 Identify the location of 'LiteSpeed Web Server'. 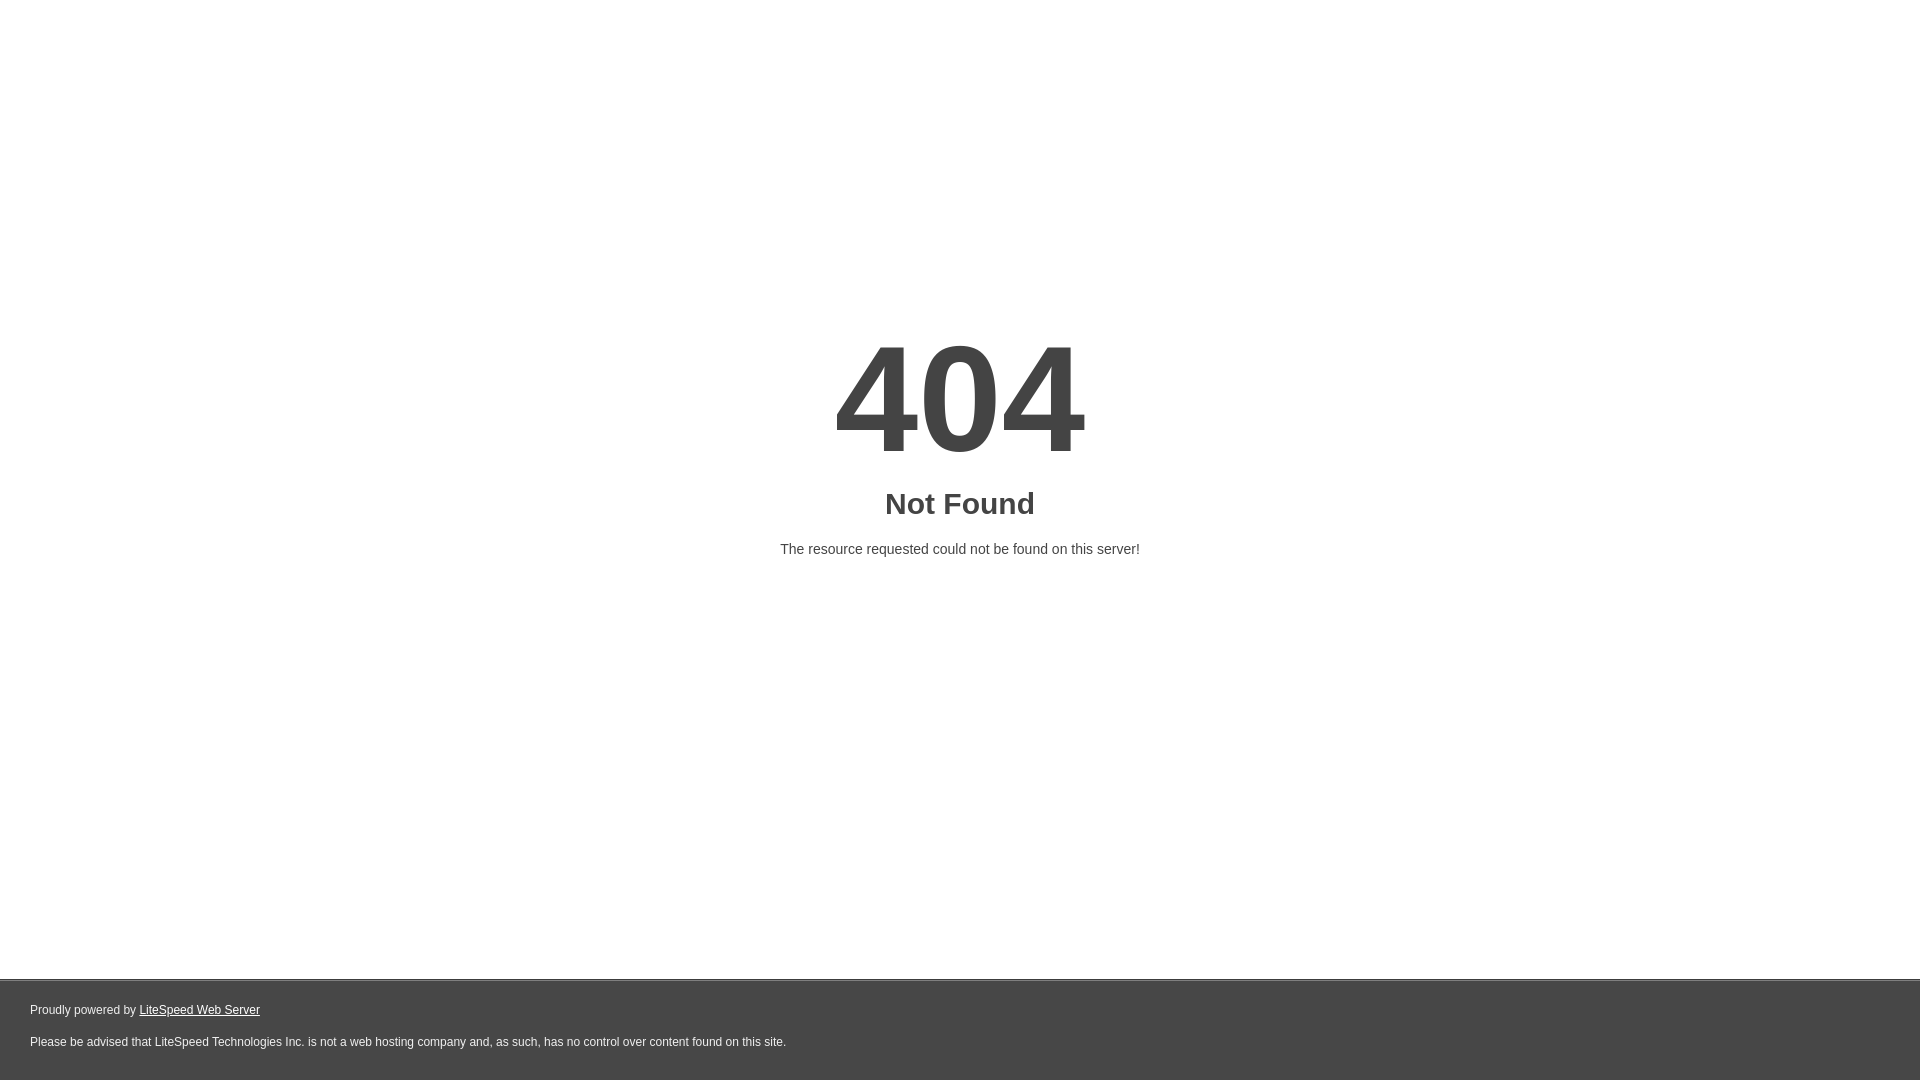
(199, 1010).